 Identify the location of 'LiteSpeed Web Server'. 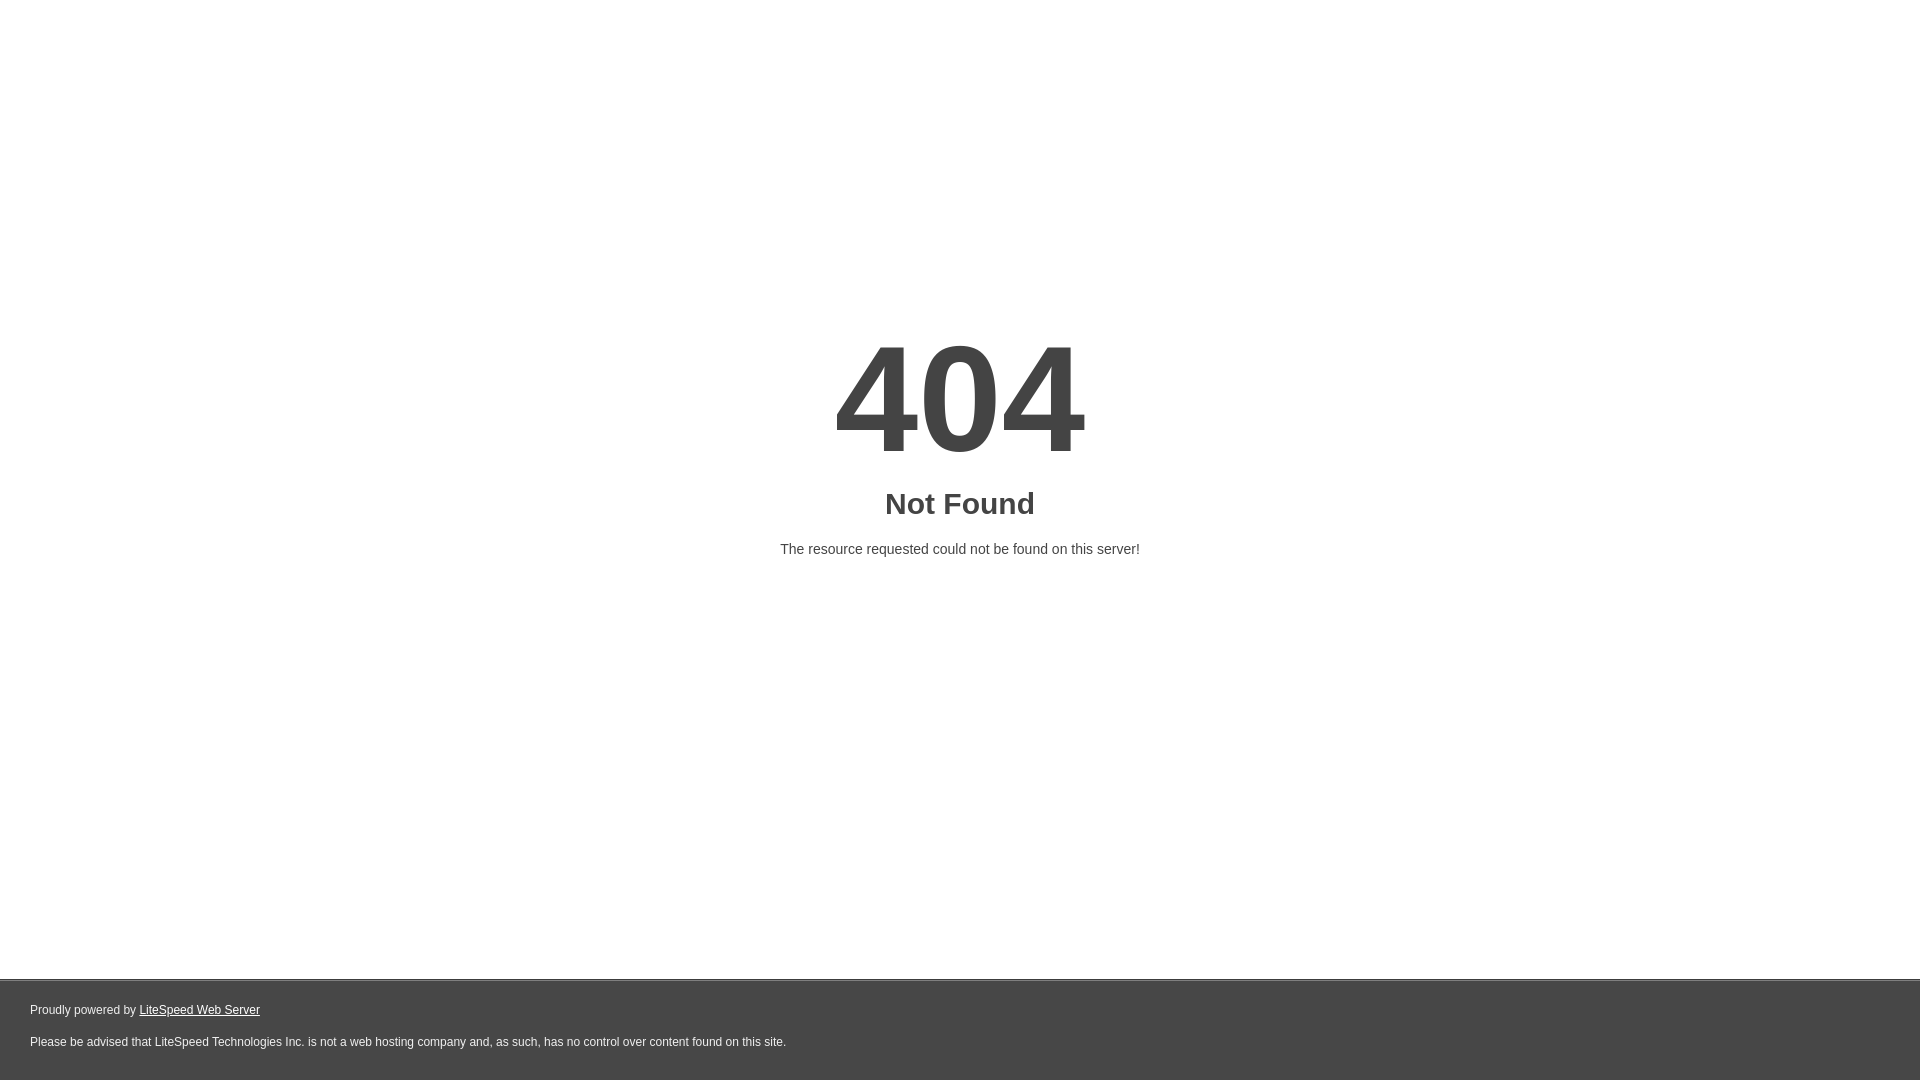
(199, 1010).